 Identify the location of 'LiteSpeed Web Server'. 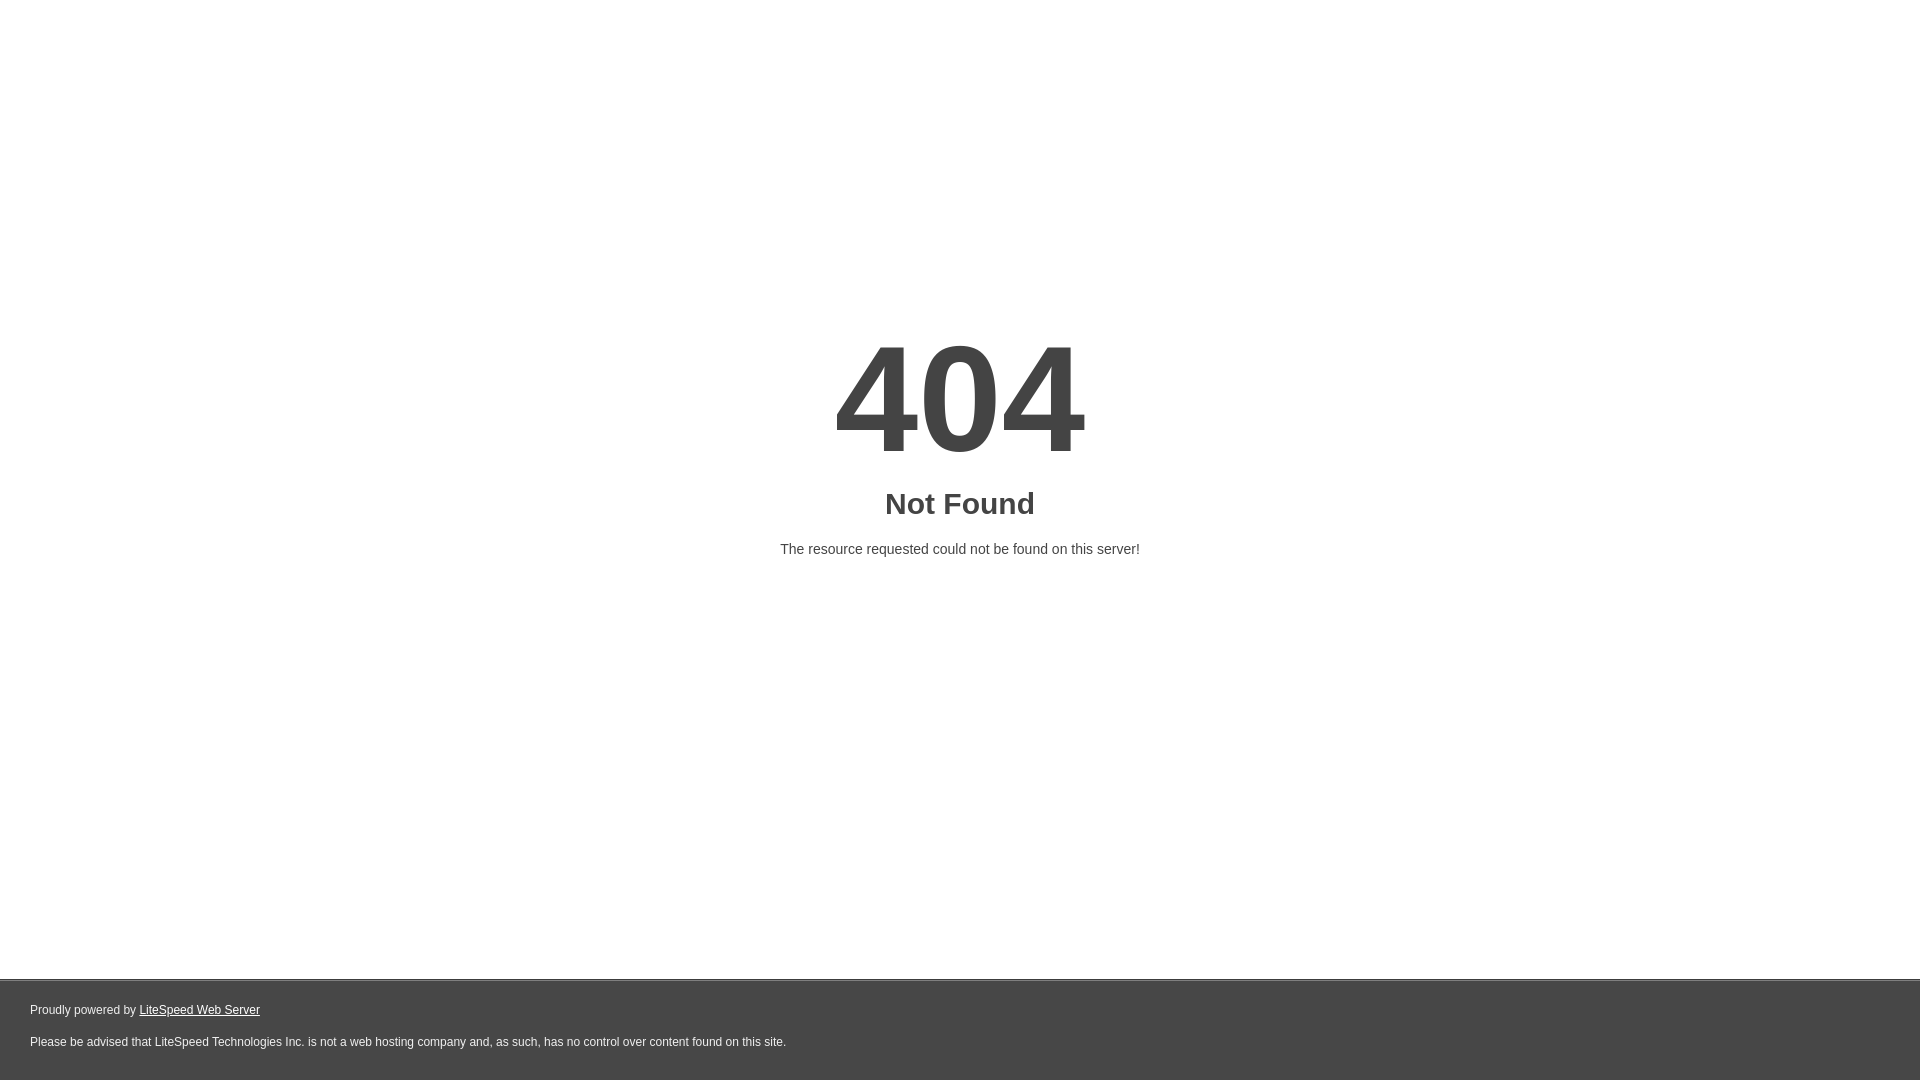
(199, 1010).